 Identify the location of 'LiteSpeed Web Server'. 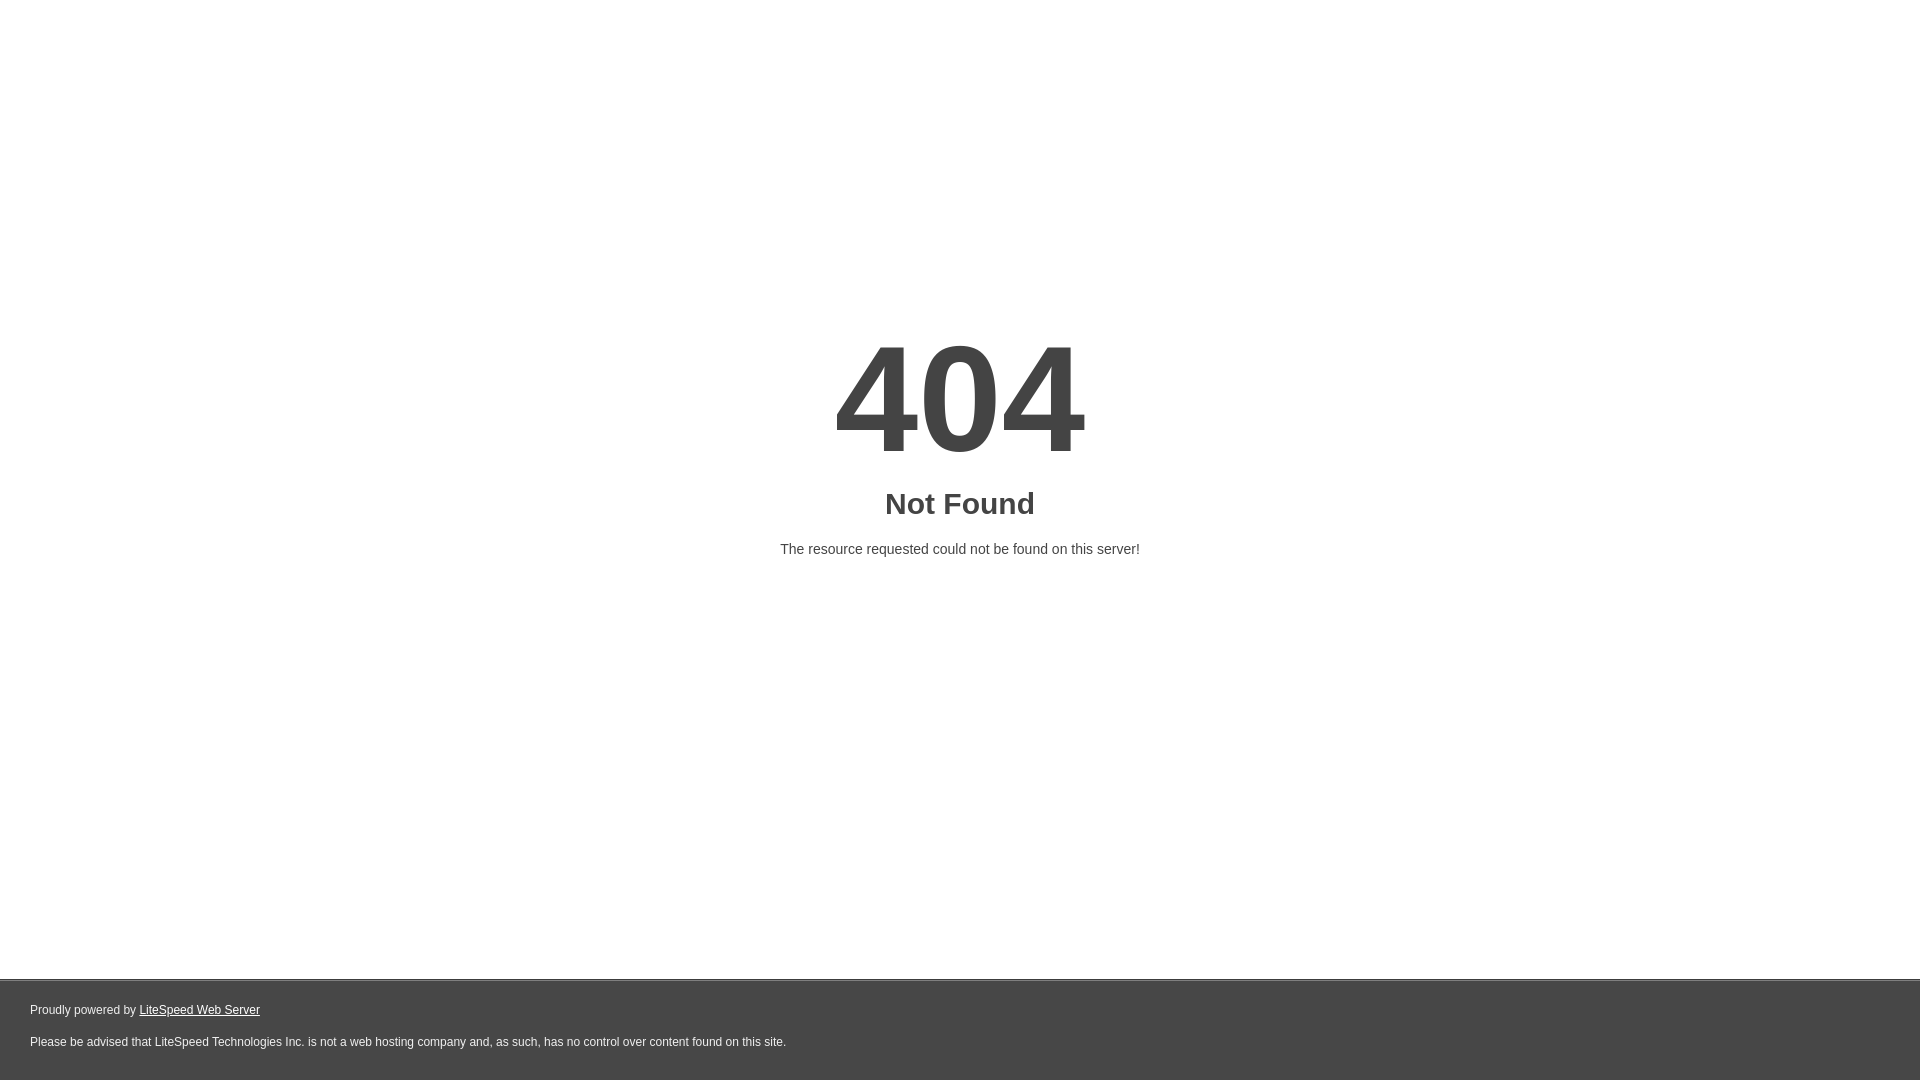
(199, 1010).